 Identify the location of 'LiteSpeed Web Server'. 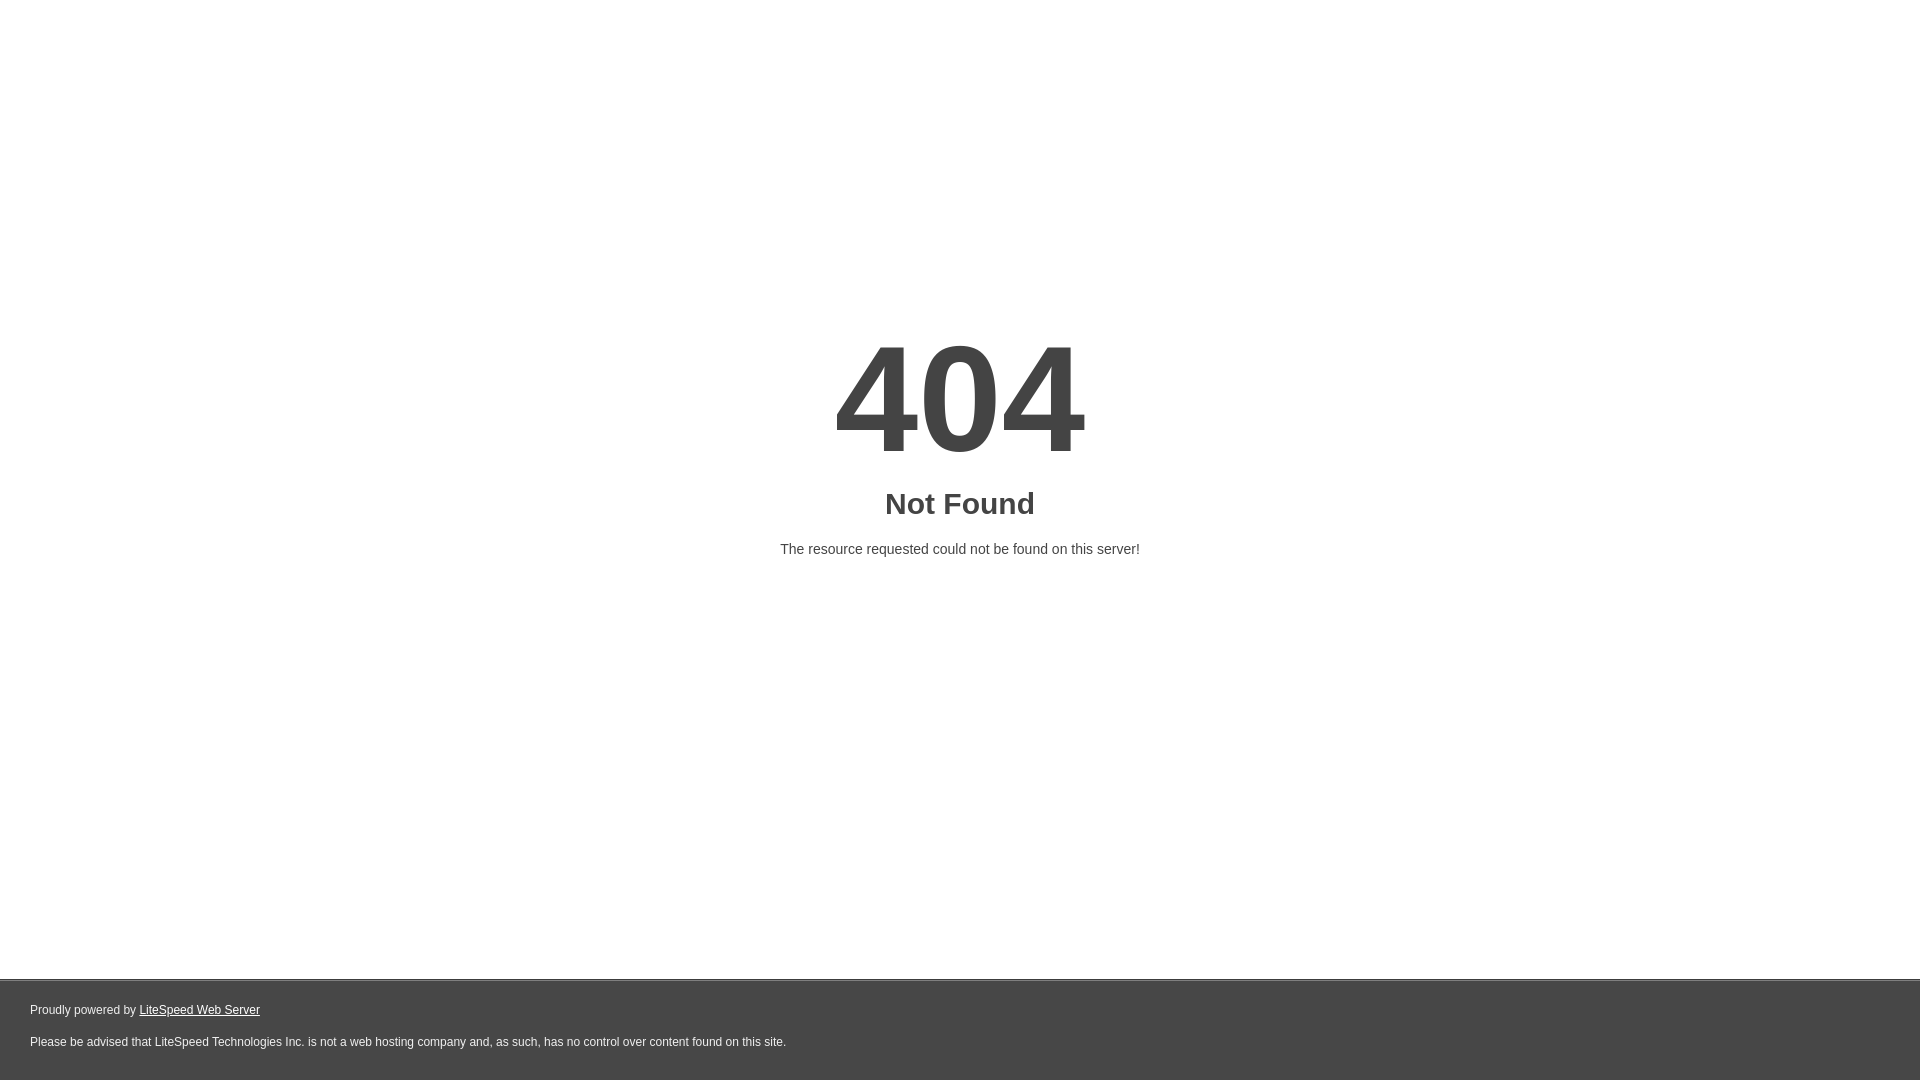
(199, 1010).